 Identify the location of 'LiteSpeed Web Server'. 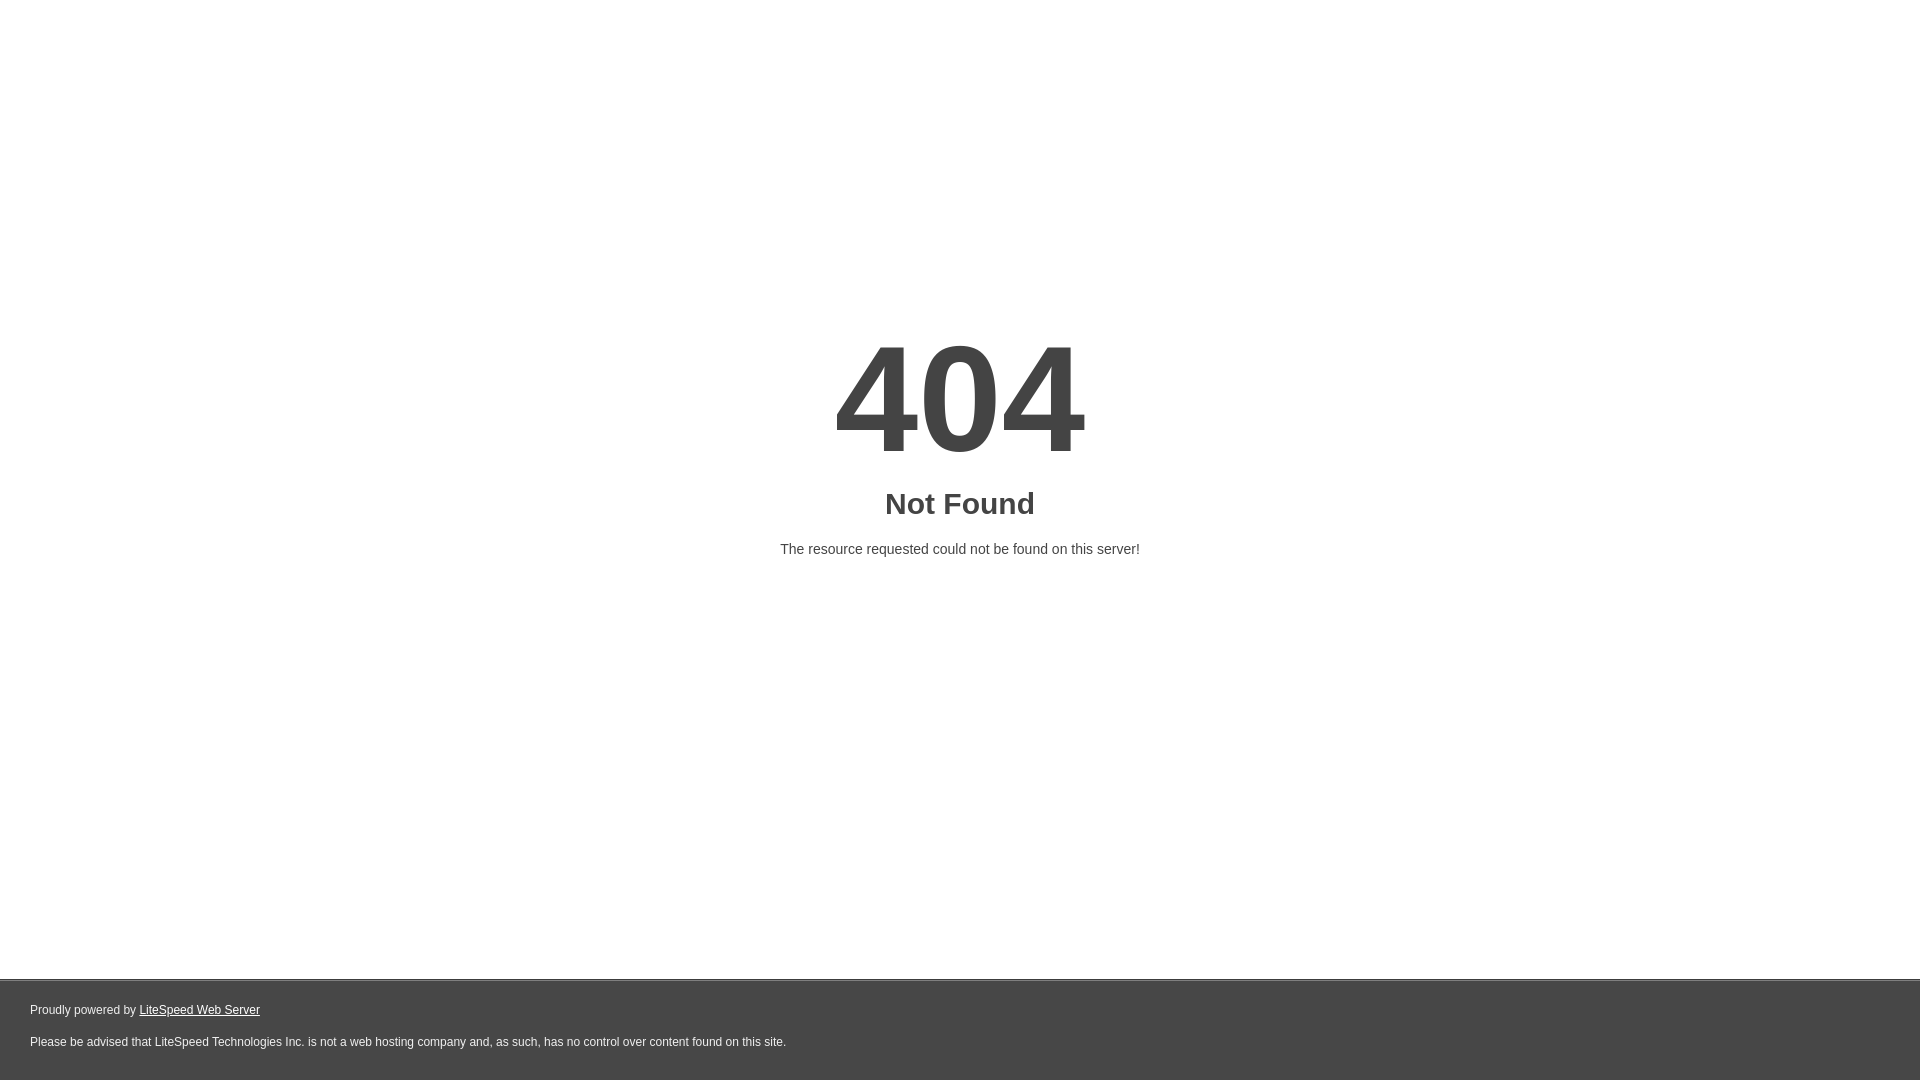
(199, 1010).